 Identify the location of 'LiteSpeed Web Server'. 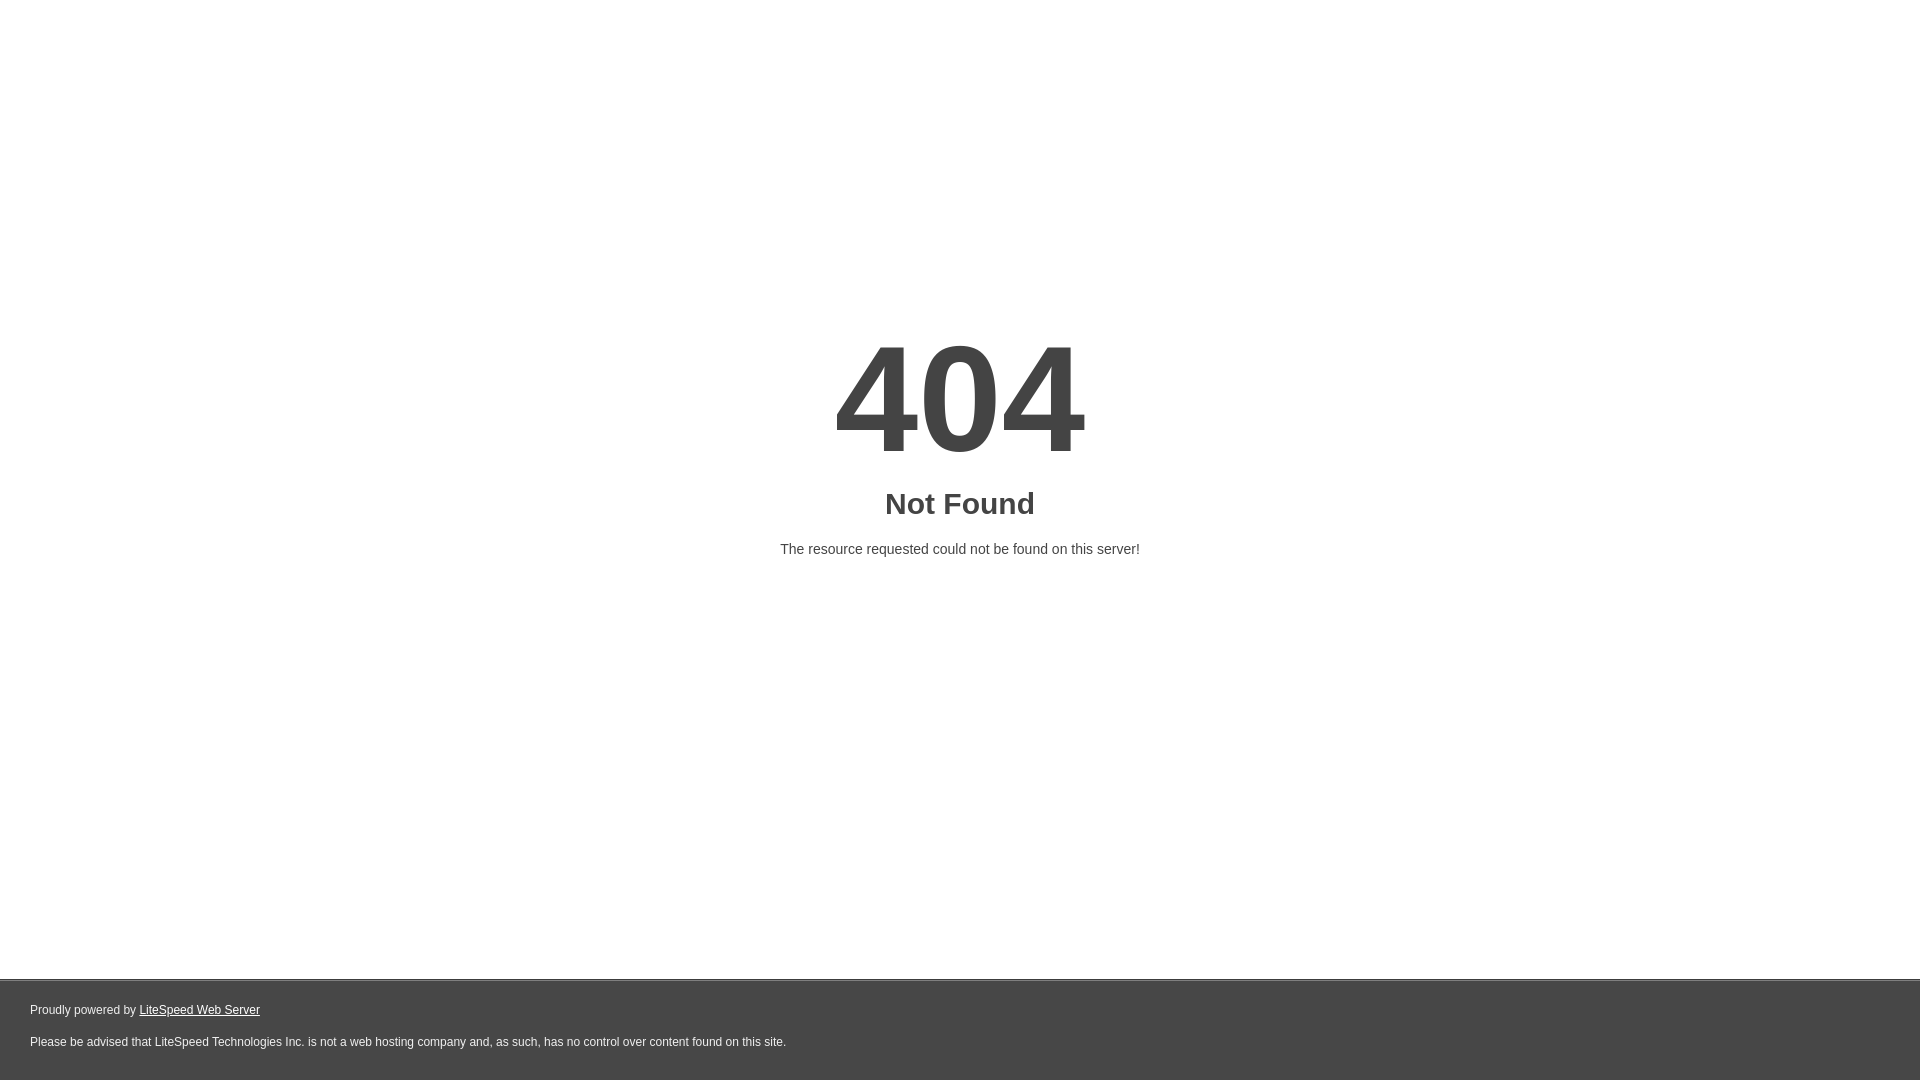
(199, 1010).